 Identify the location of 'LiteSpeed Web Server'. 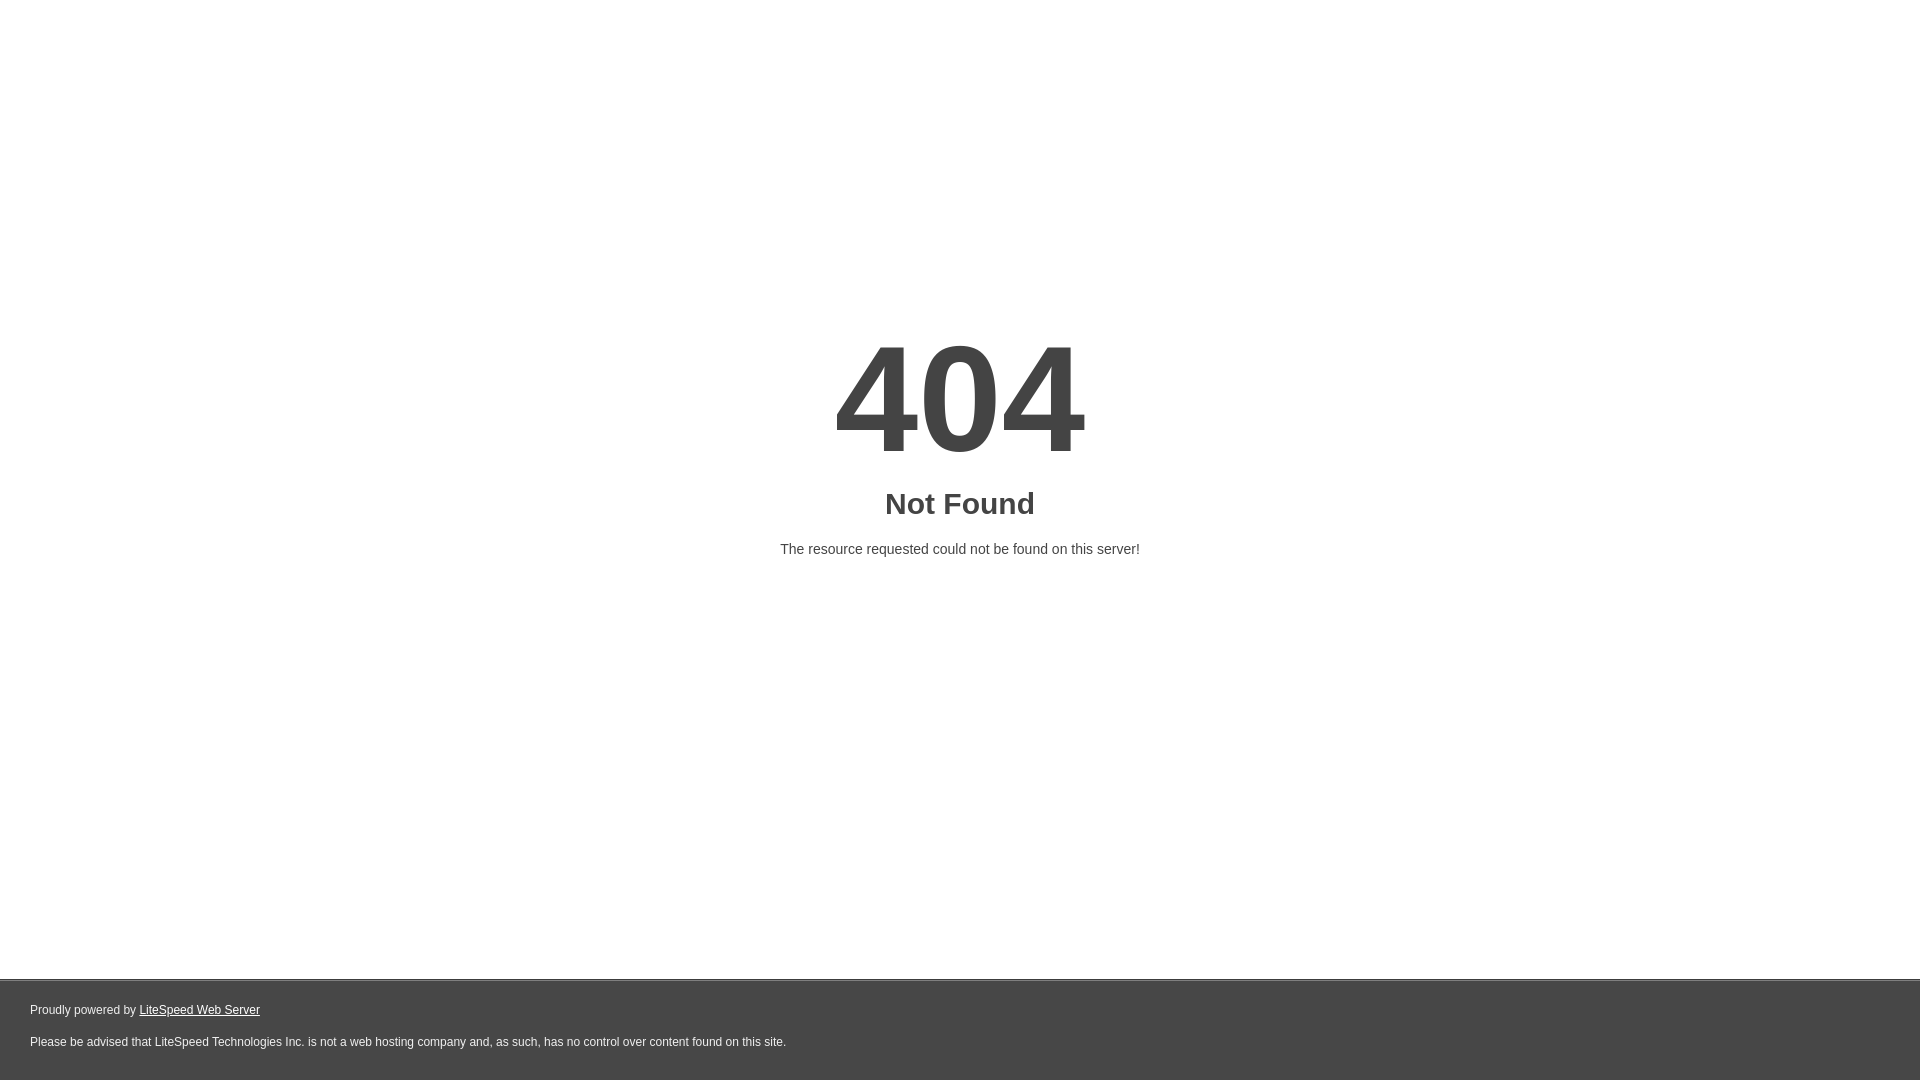
(199, 1010).